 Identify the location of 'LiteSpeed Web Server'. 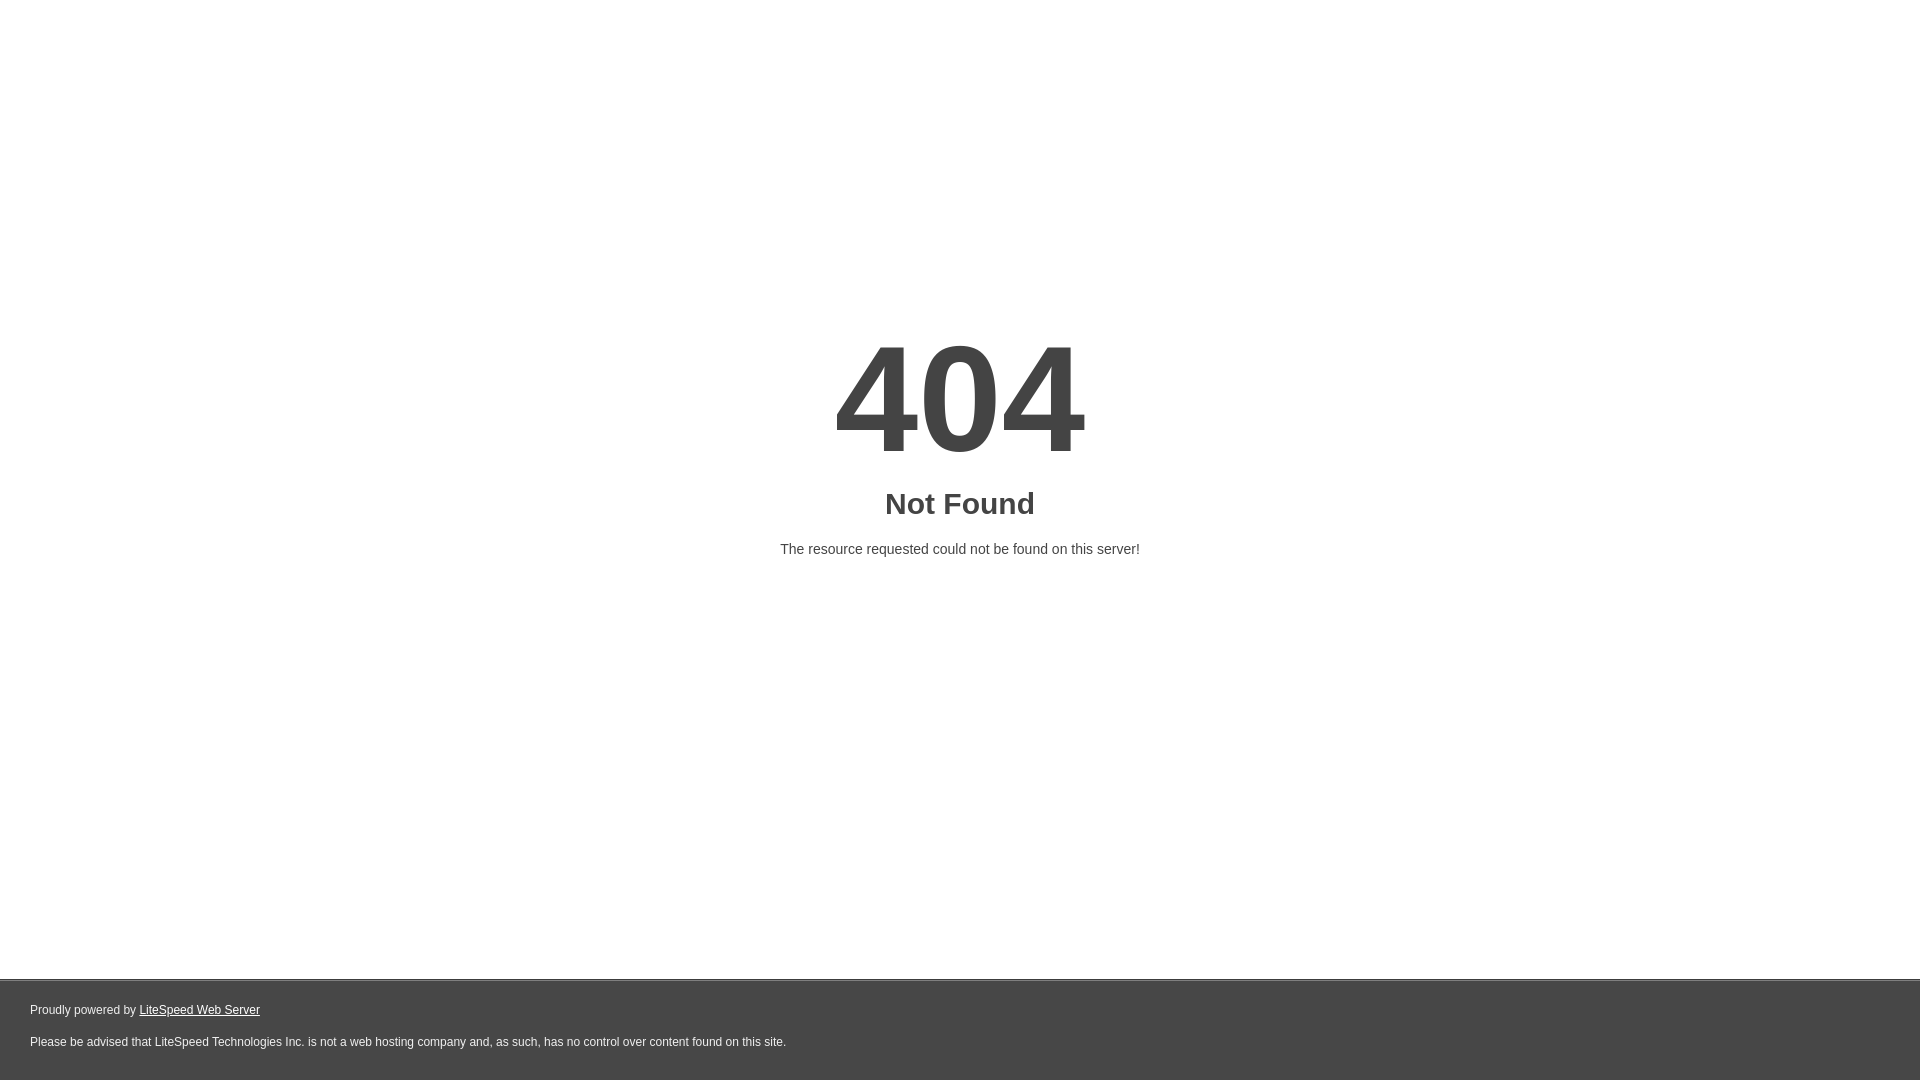
(199, 1010).